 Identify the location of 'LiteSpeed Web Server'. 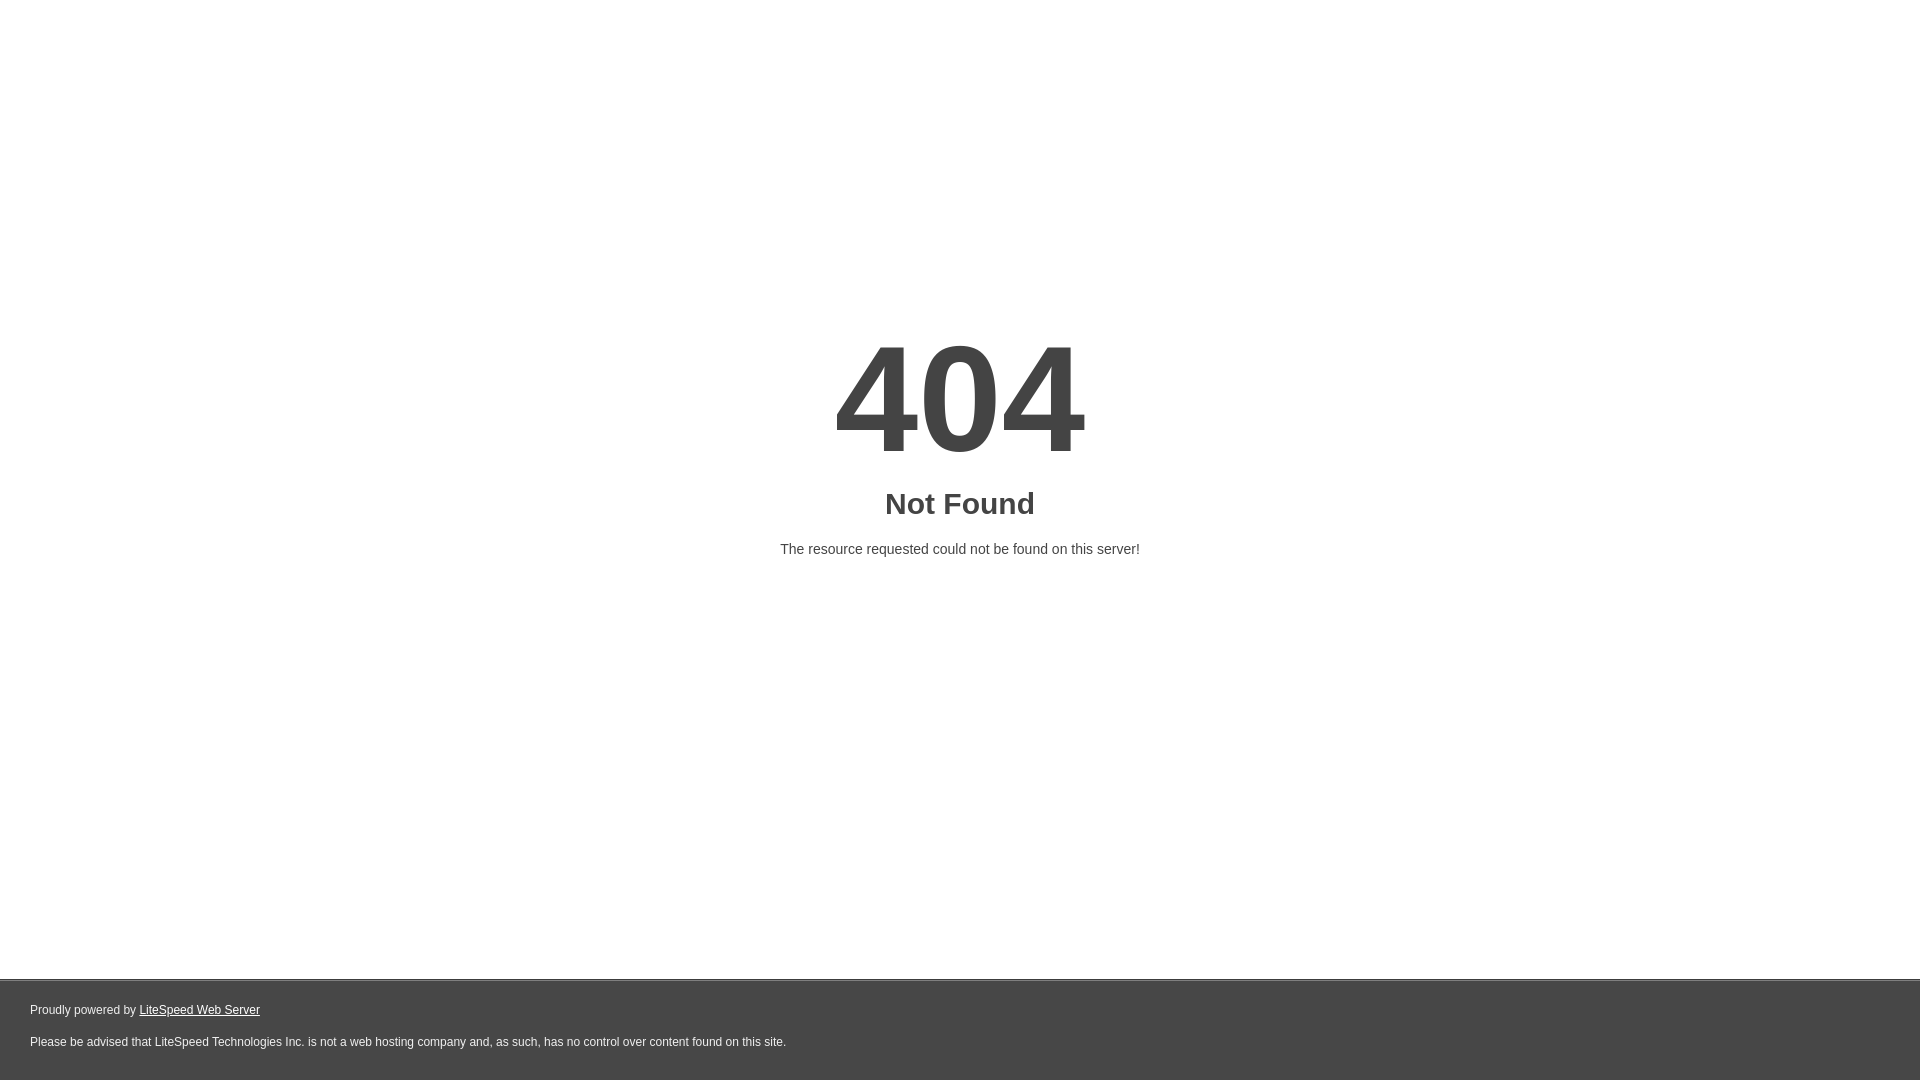
(199, 1010).